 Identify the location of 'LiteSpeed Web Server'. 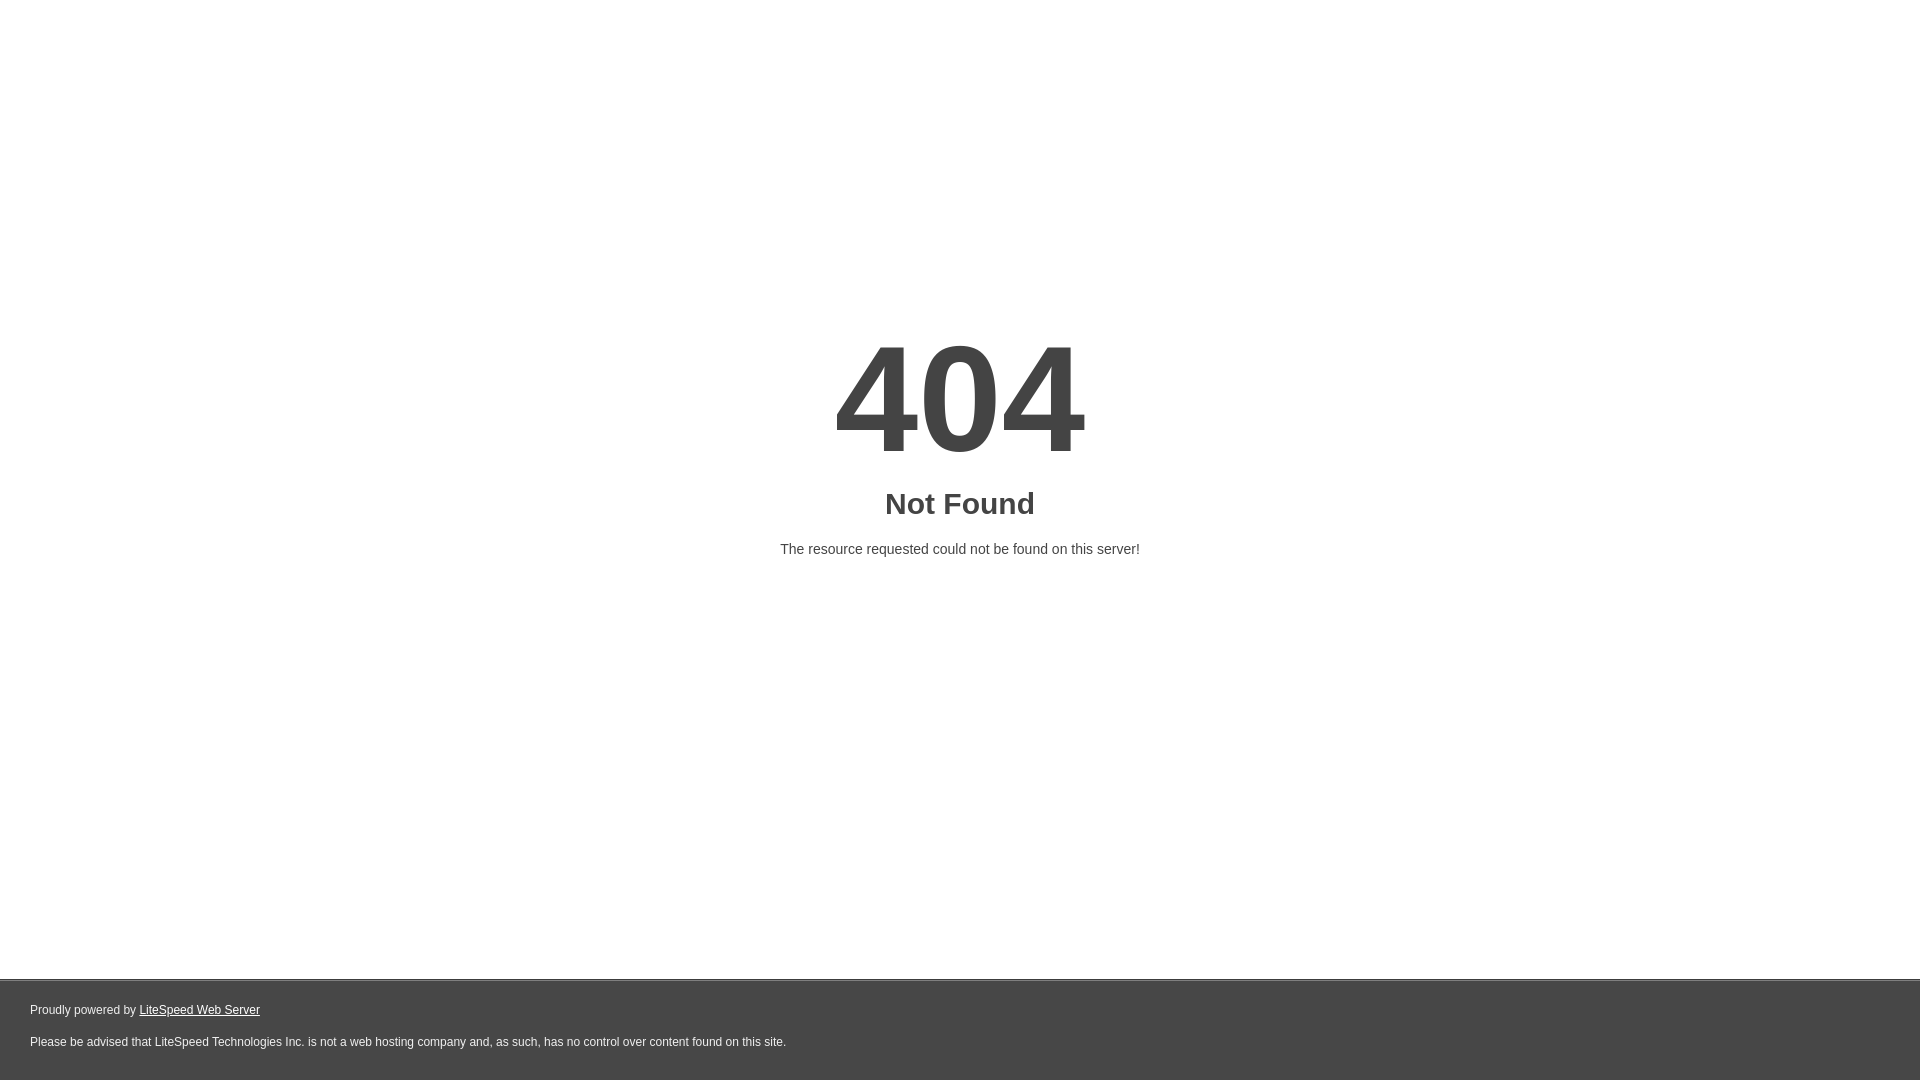
(199, 1010).